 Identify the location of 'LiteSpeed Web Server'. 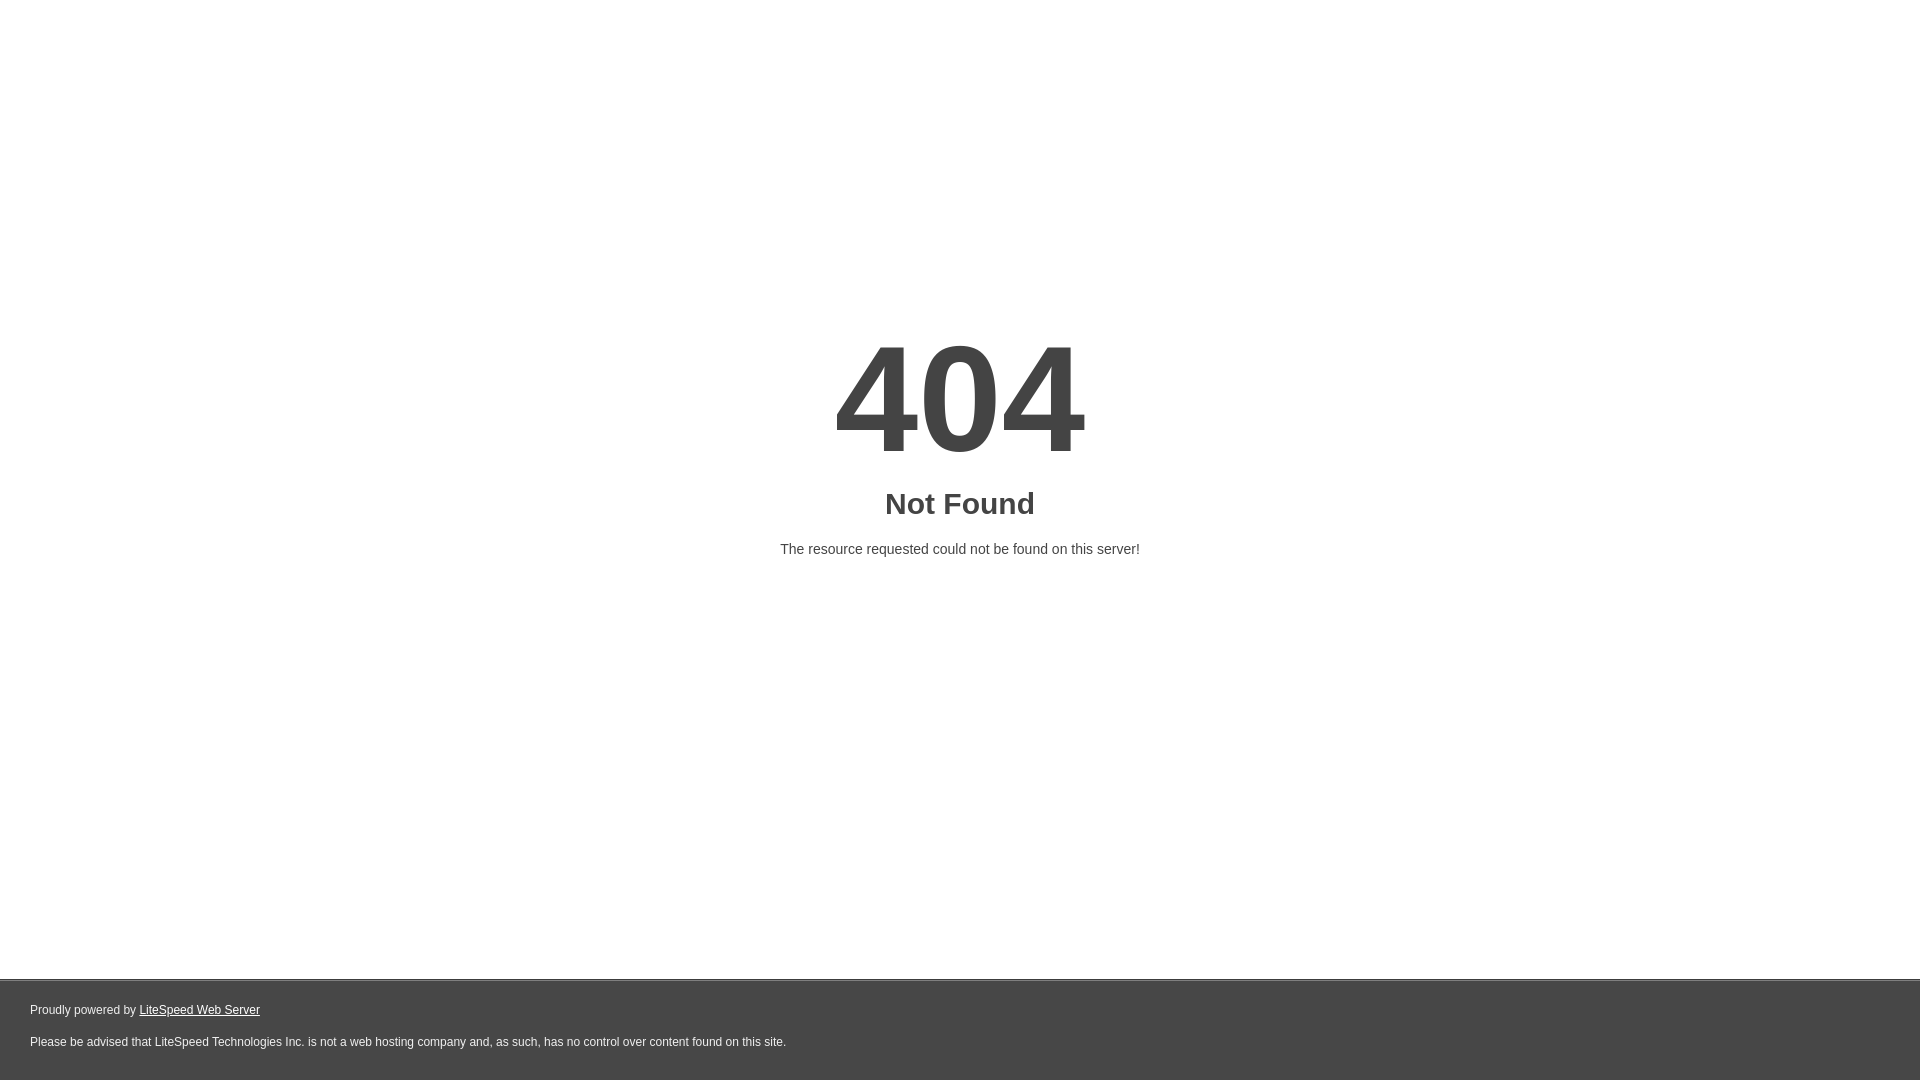
(199, 1010).